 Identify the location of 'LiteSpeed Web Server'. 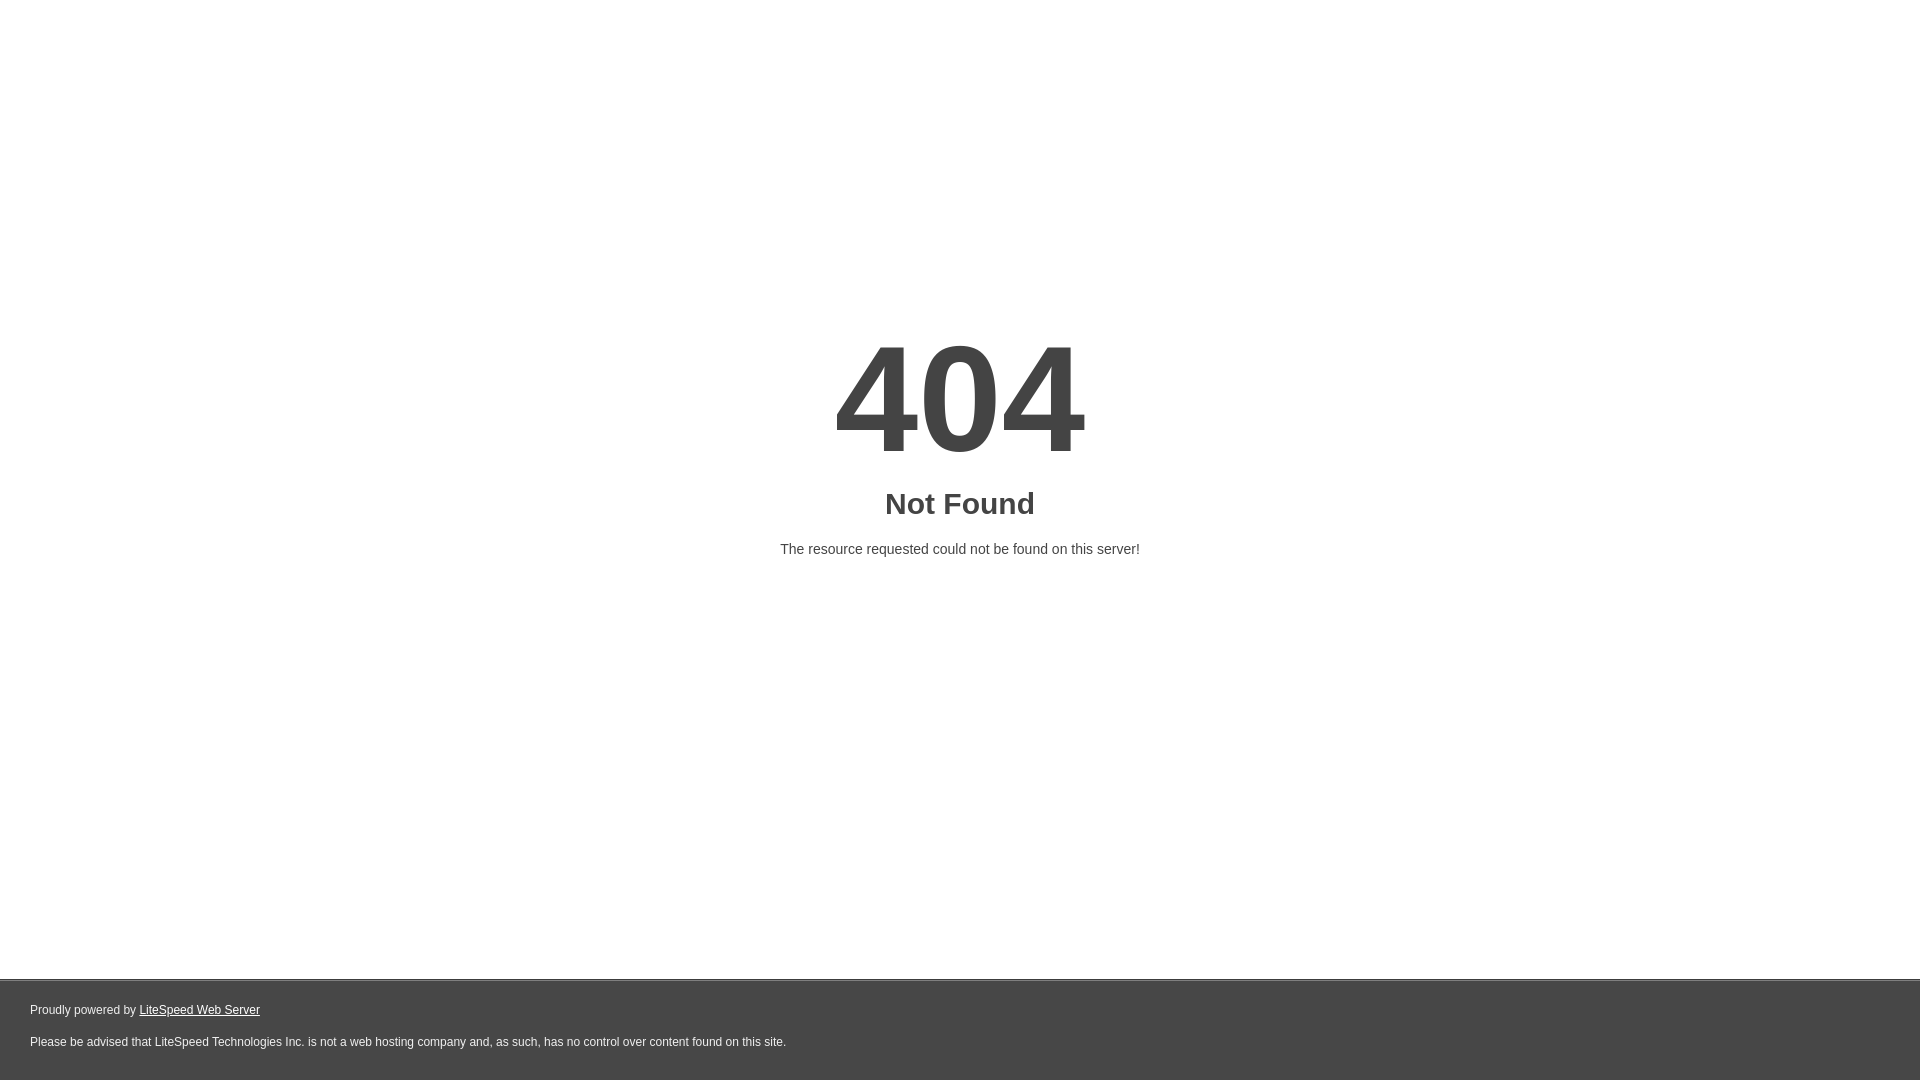
(199, 1010).